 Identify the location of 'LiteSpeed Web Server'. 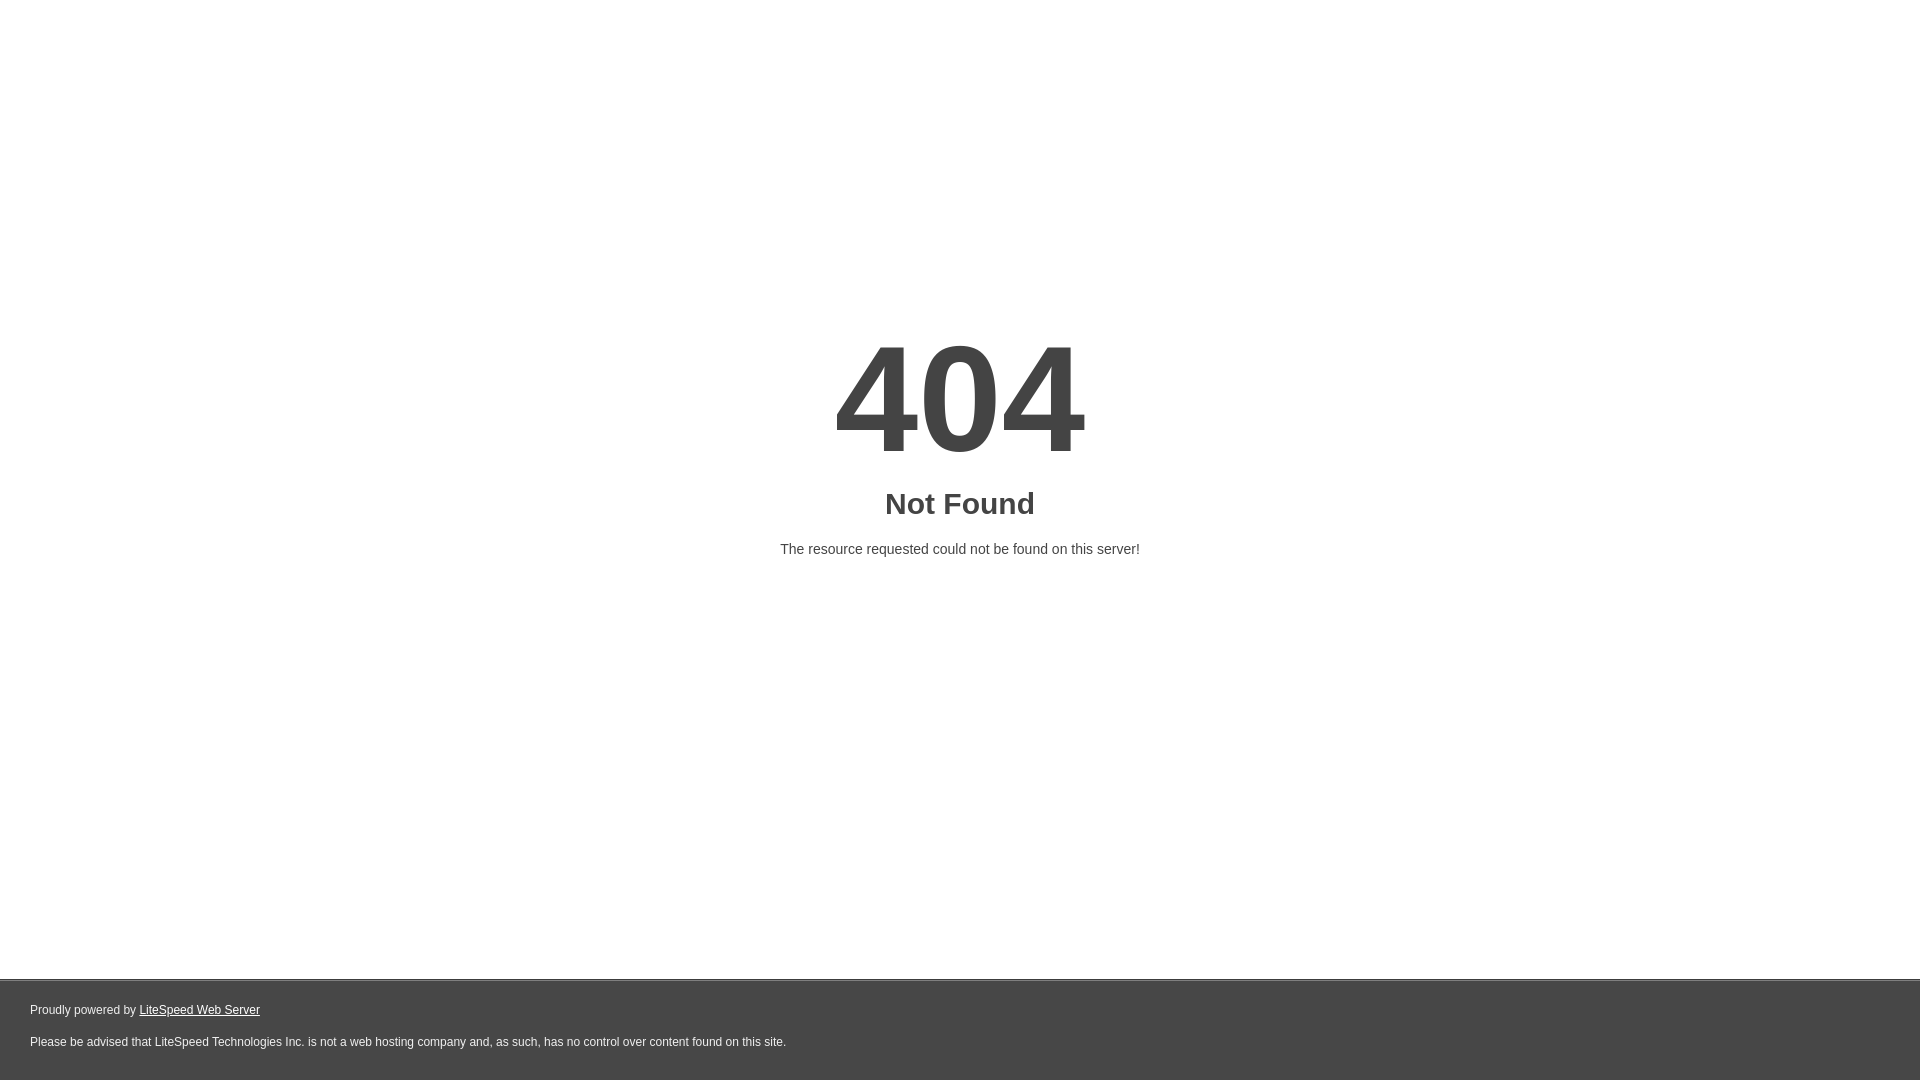
(199, 1010).